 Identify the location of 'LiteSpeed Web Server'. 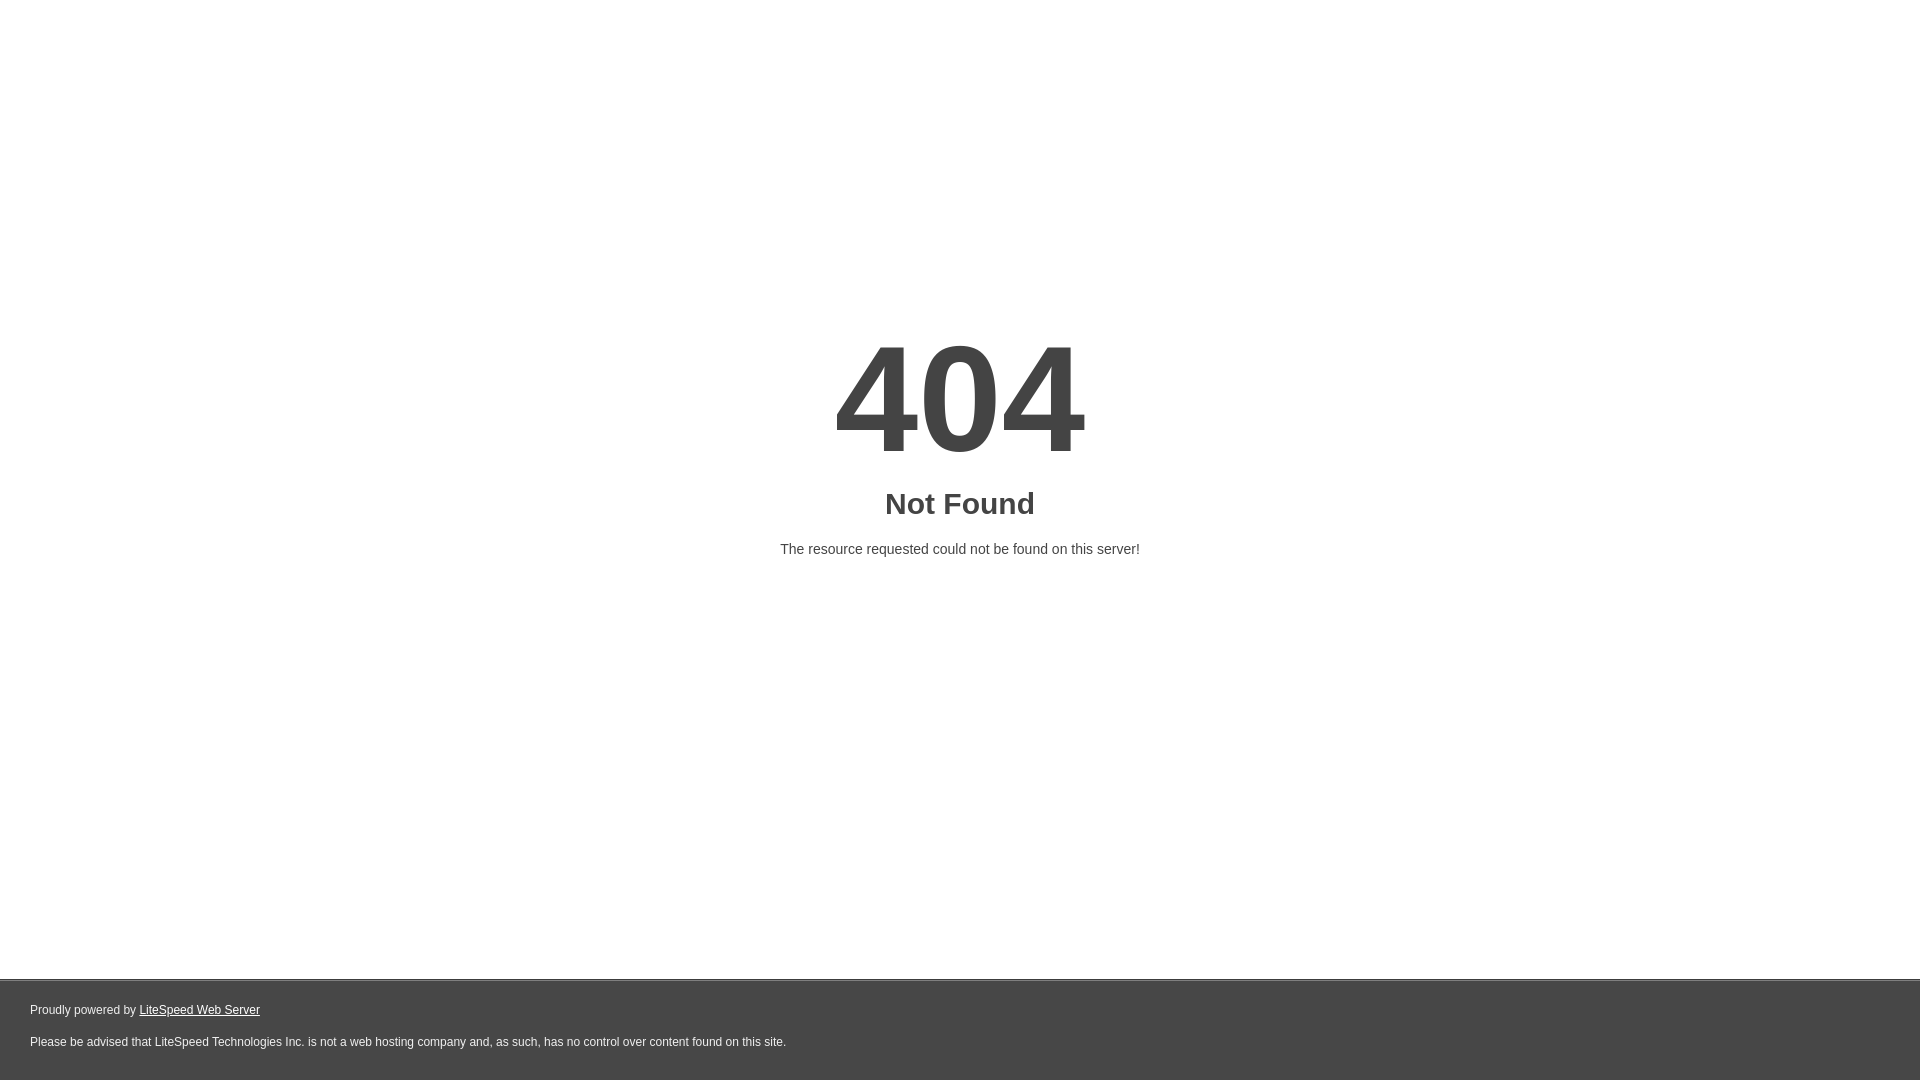
(199, 1010).